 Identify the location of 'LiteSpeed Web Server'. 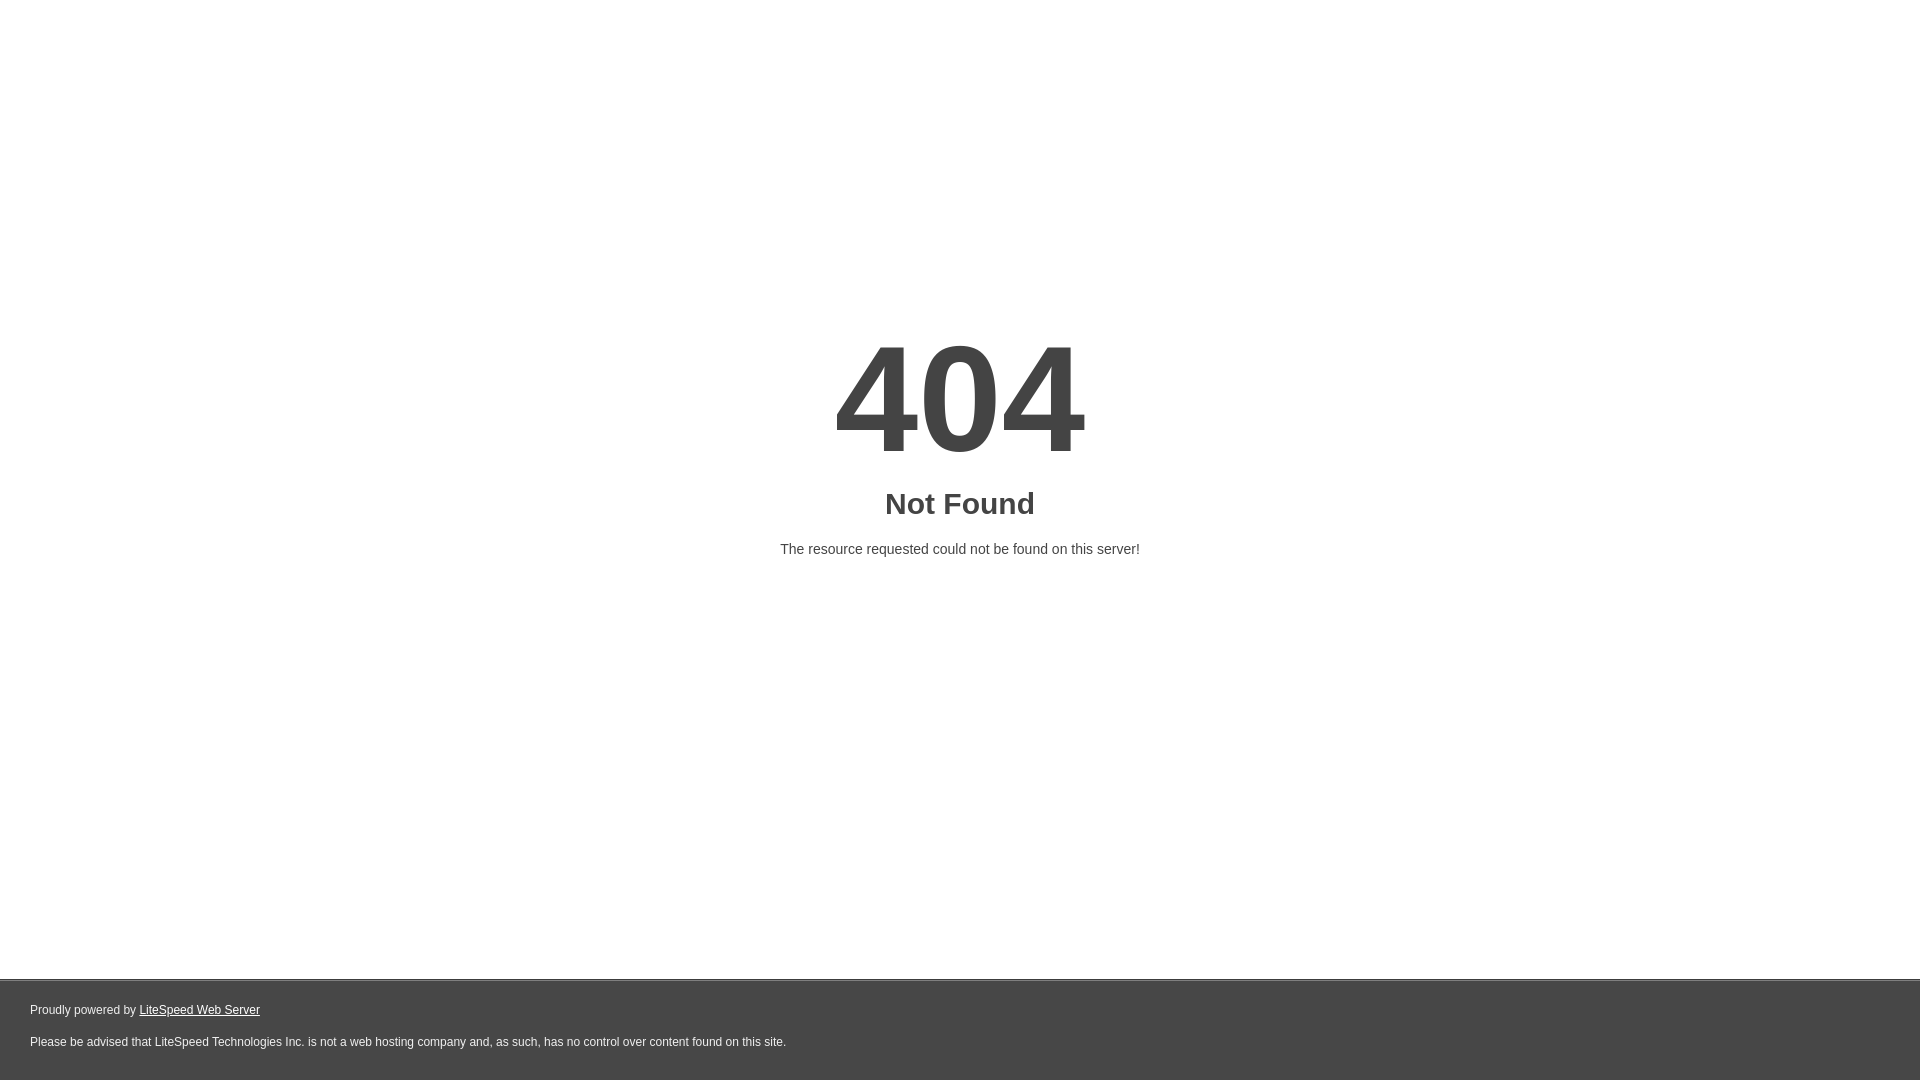
(199, 1010).